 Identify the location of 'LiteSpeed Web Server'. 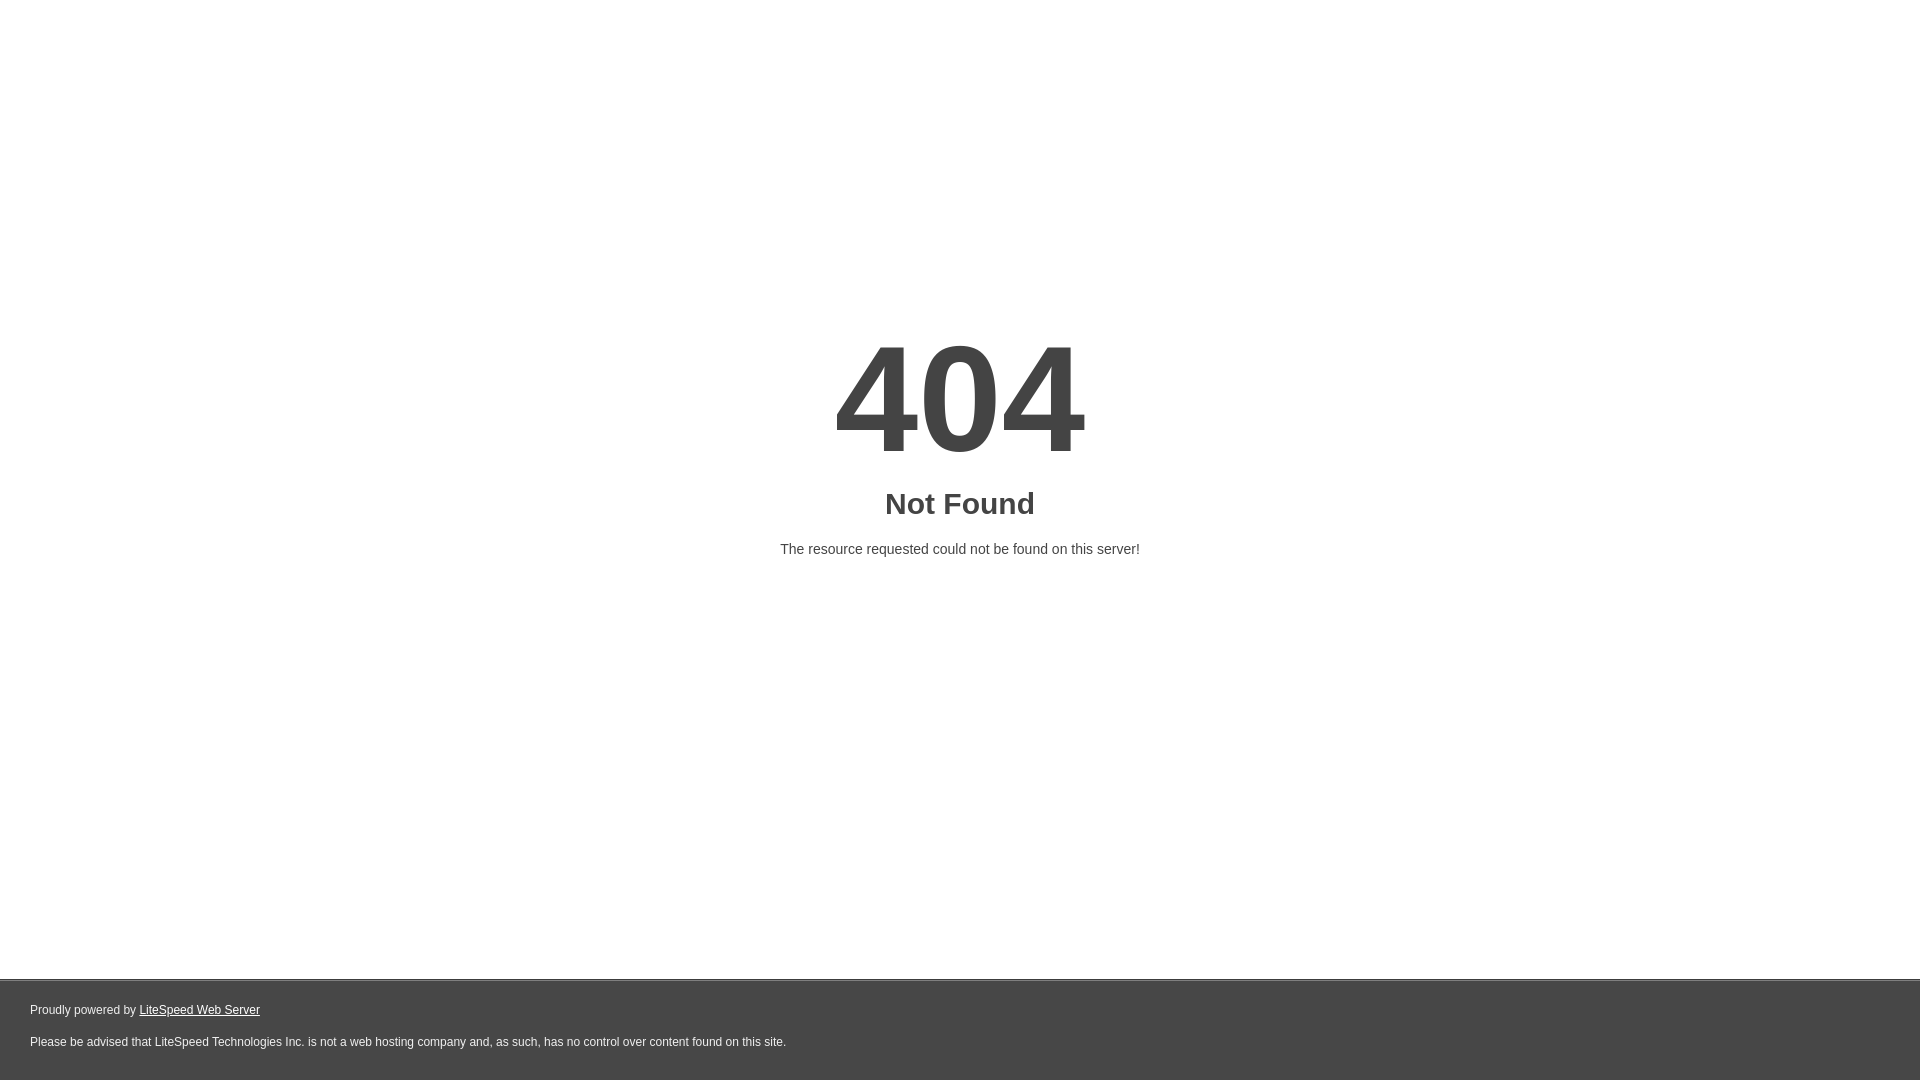
(199, 1010).